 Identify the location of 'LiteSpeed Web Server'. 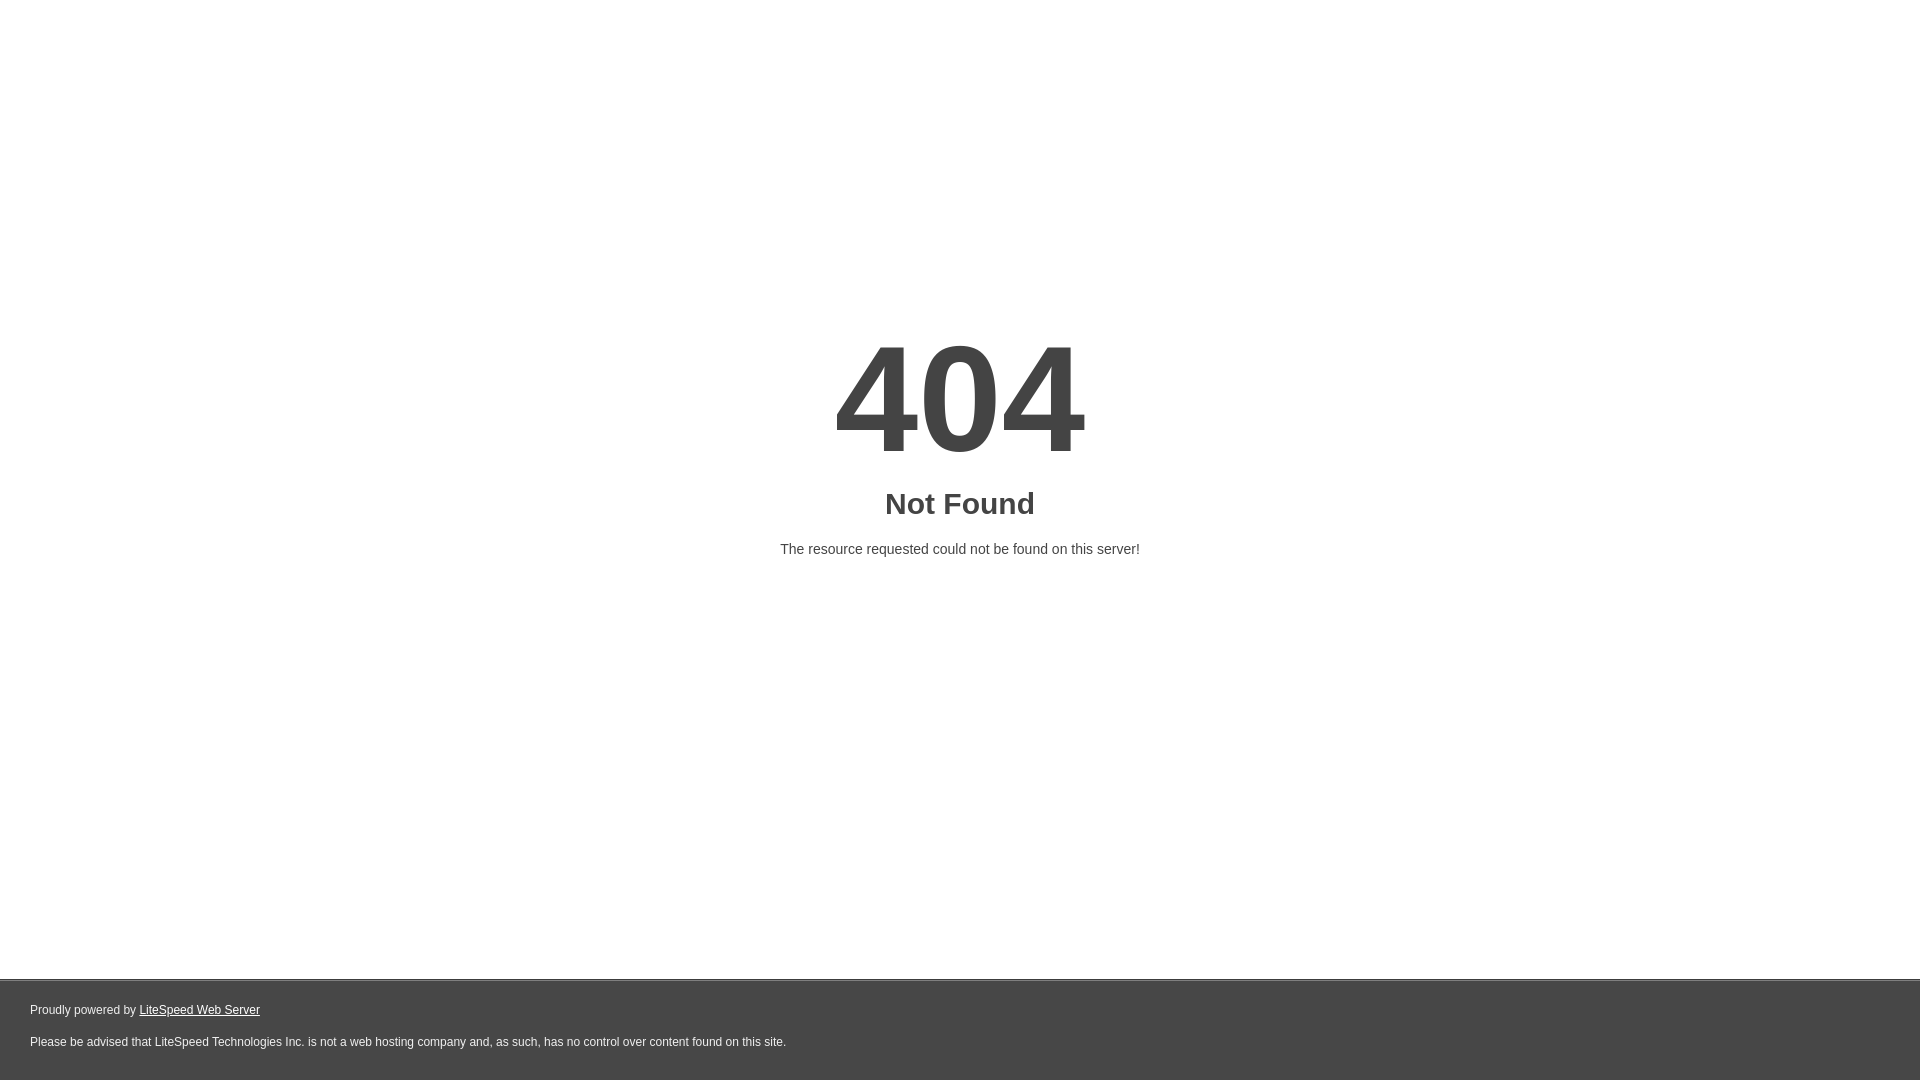
(199, 1010).